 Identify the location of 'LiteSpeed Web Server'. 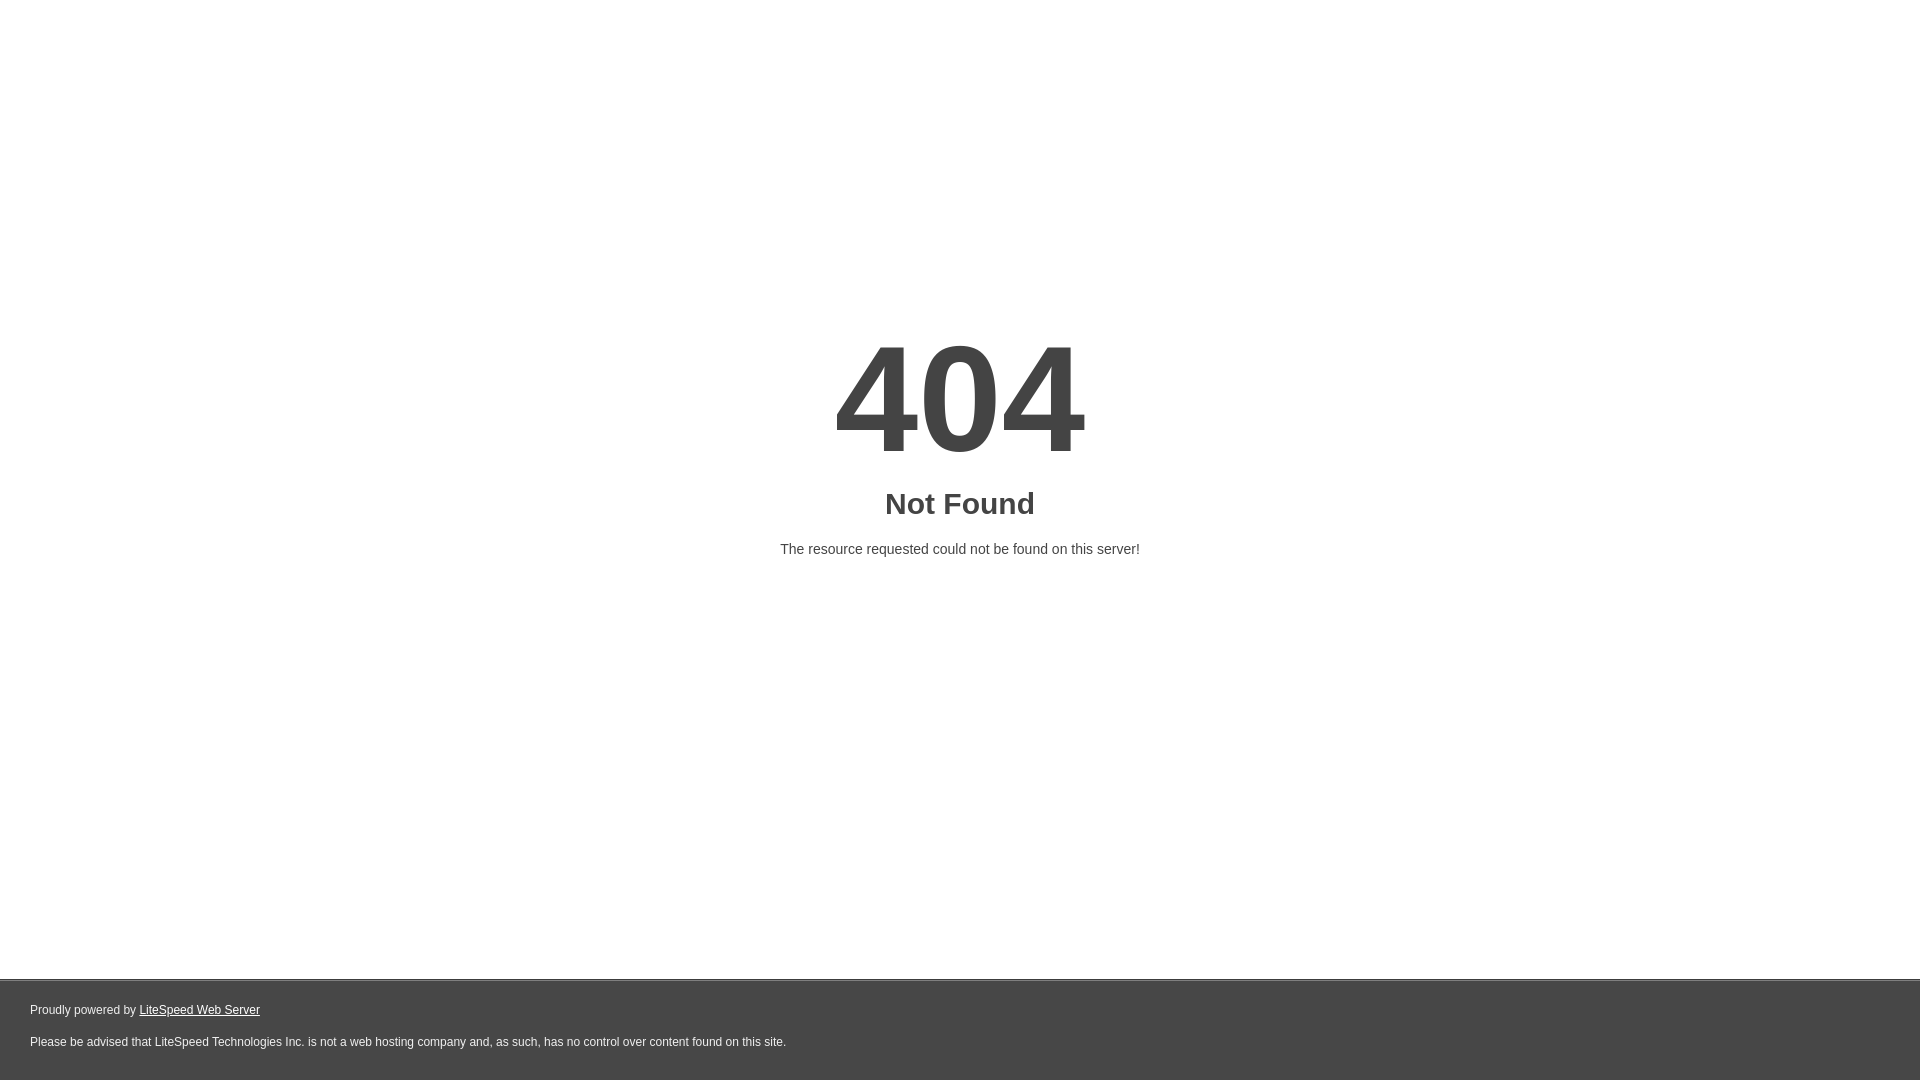
(199, 1010).